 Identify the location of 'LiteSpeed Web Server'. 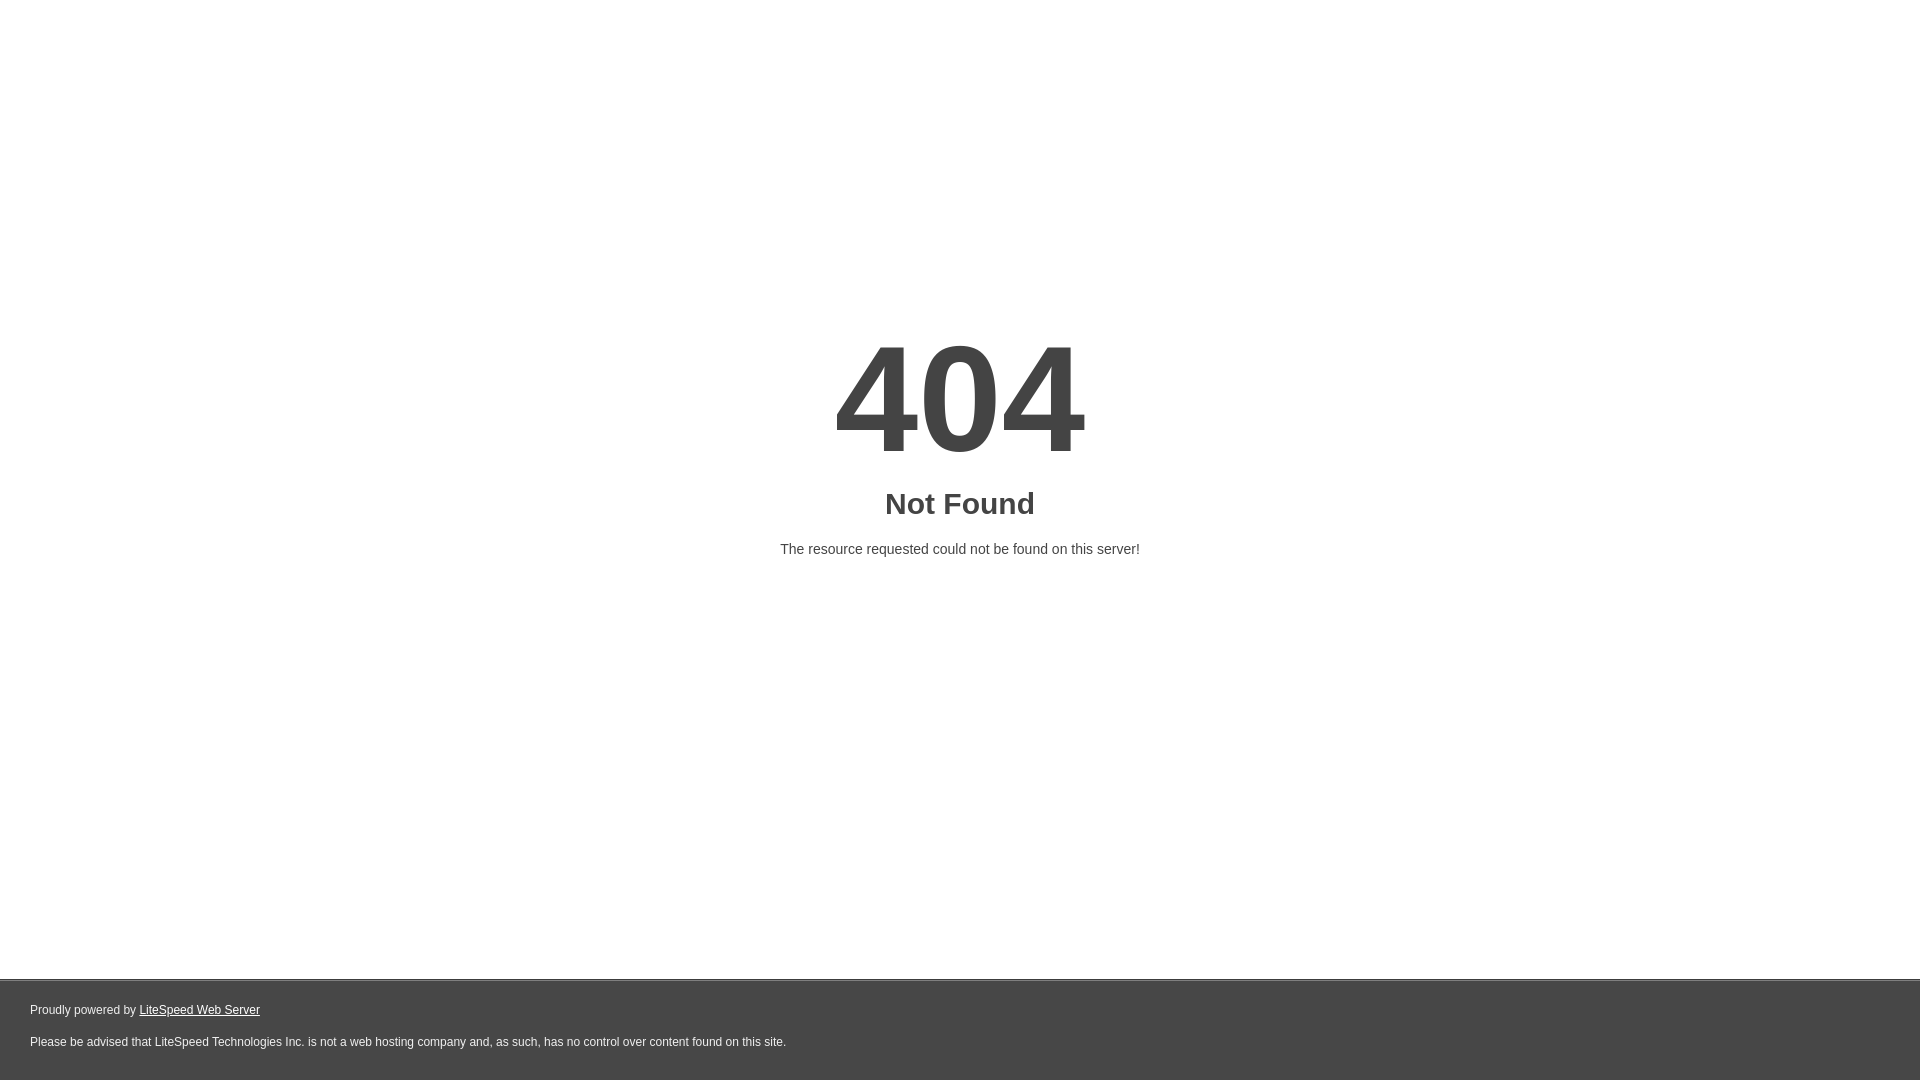
(199, 1010).